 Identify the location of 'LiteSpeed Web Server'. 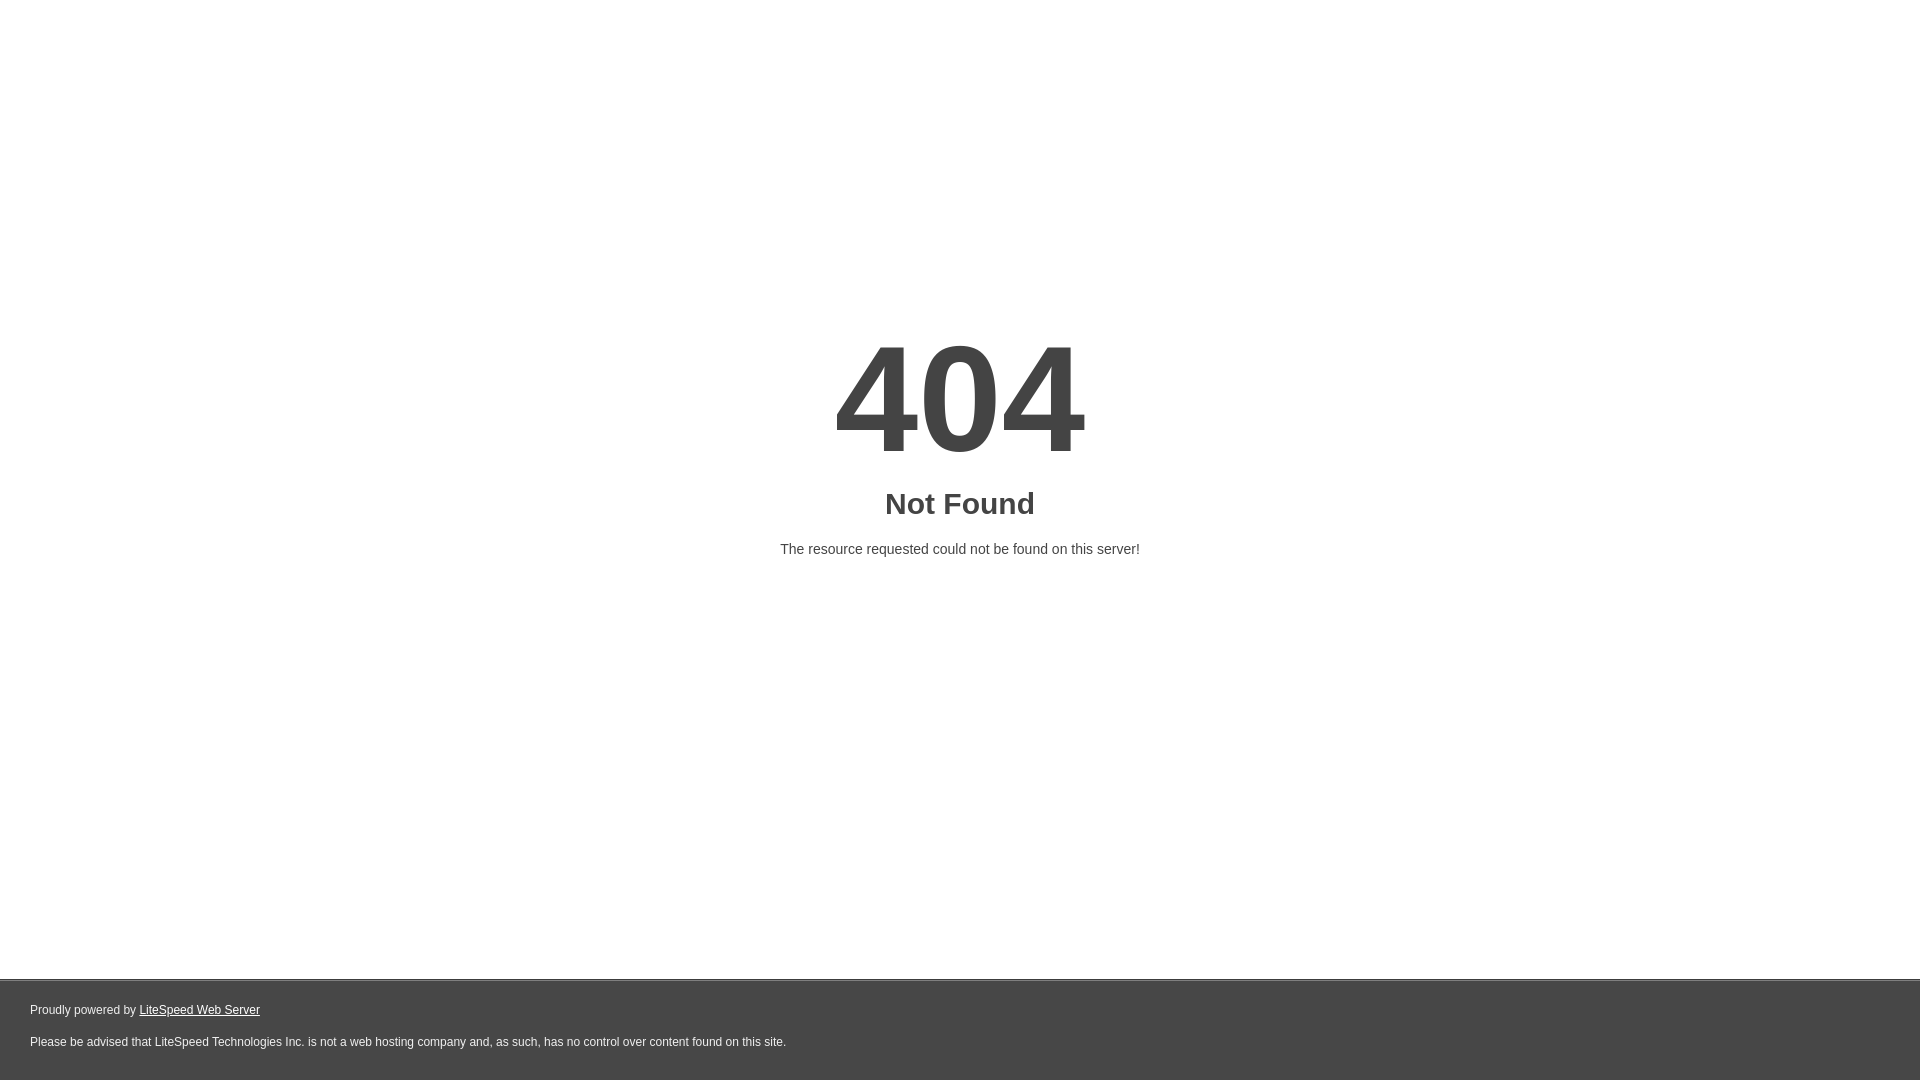
(199, 1010).